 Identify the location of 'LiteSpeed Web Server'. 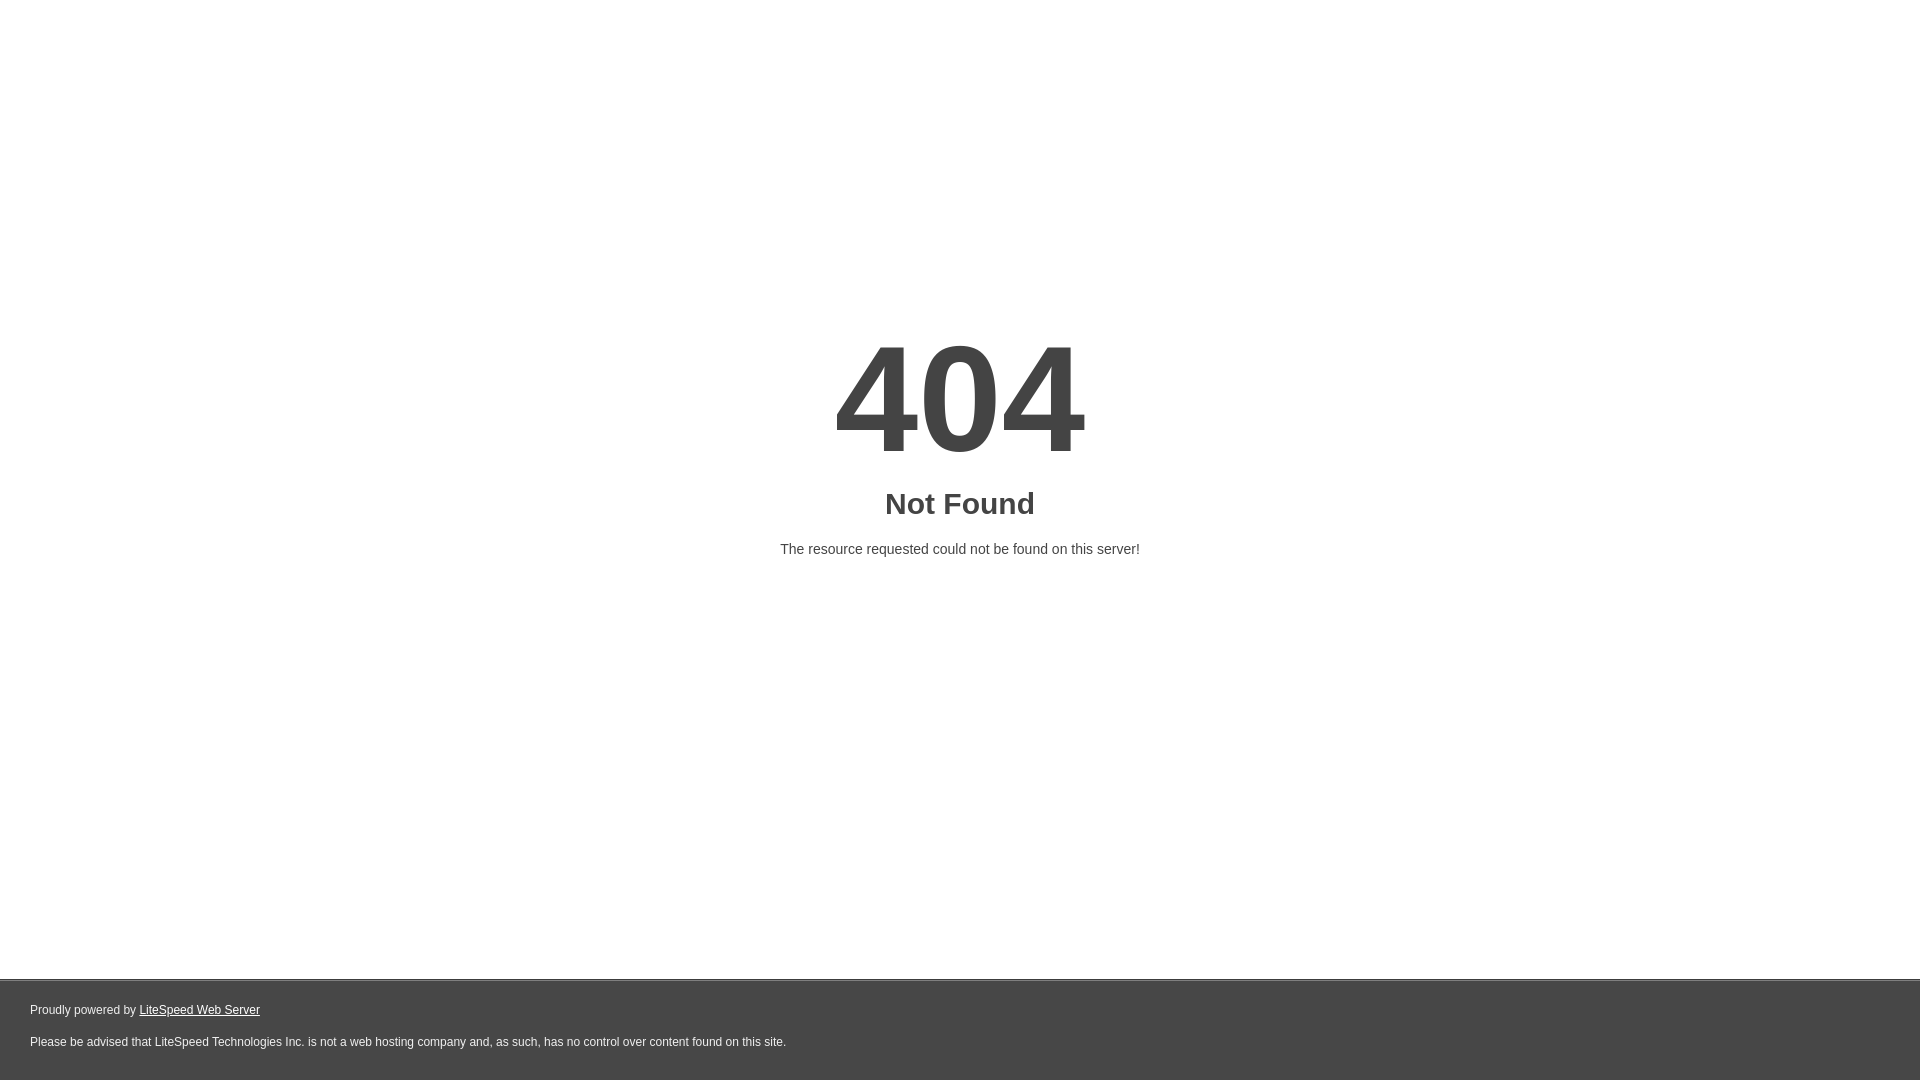
(199, 1010).